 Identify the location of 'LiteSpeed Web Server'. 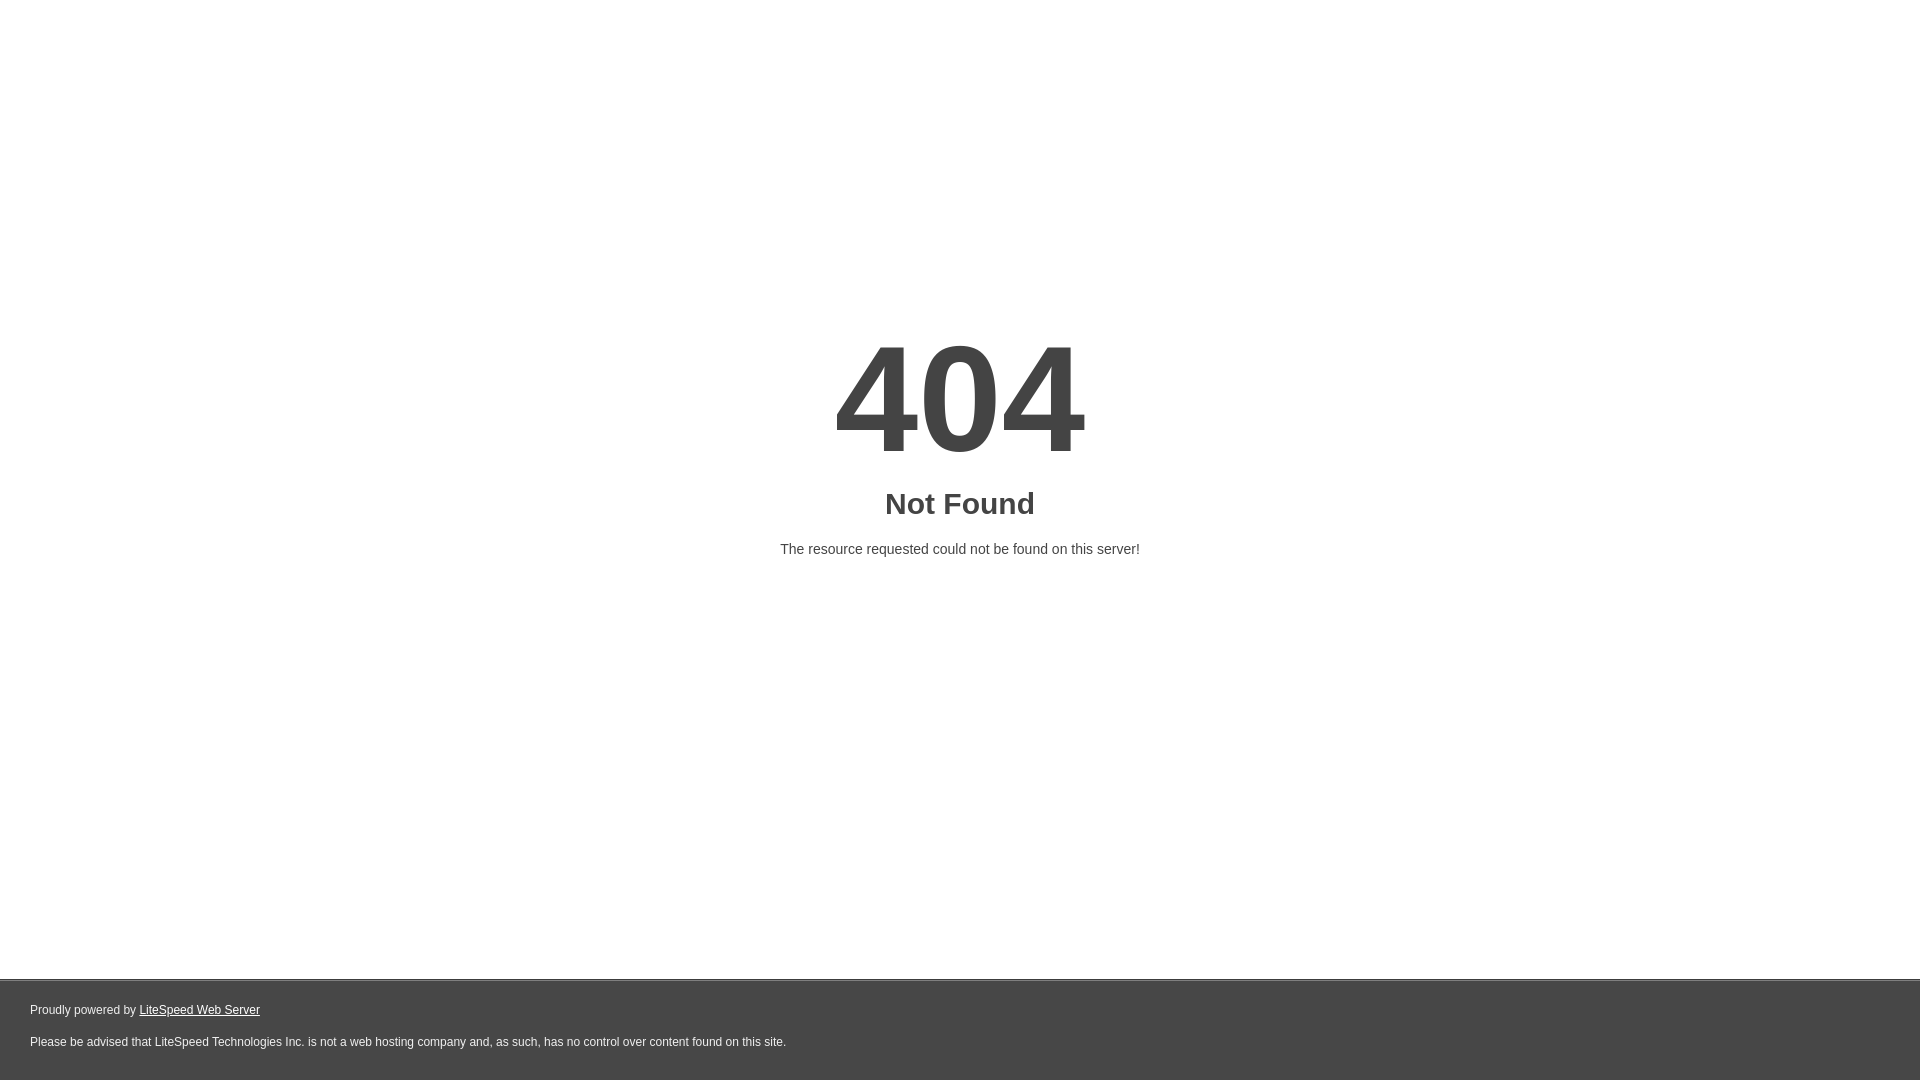
(199, 1010).